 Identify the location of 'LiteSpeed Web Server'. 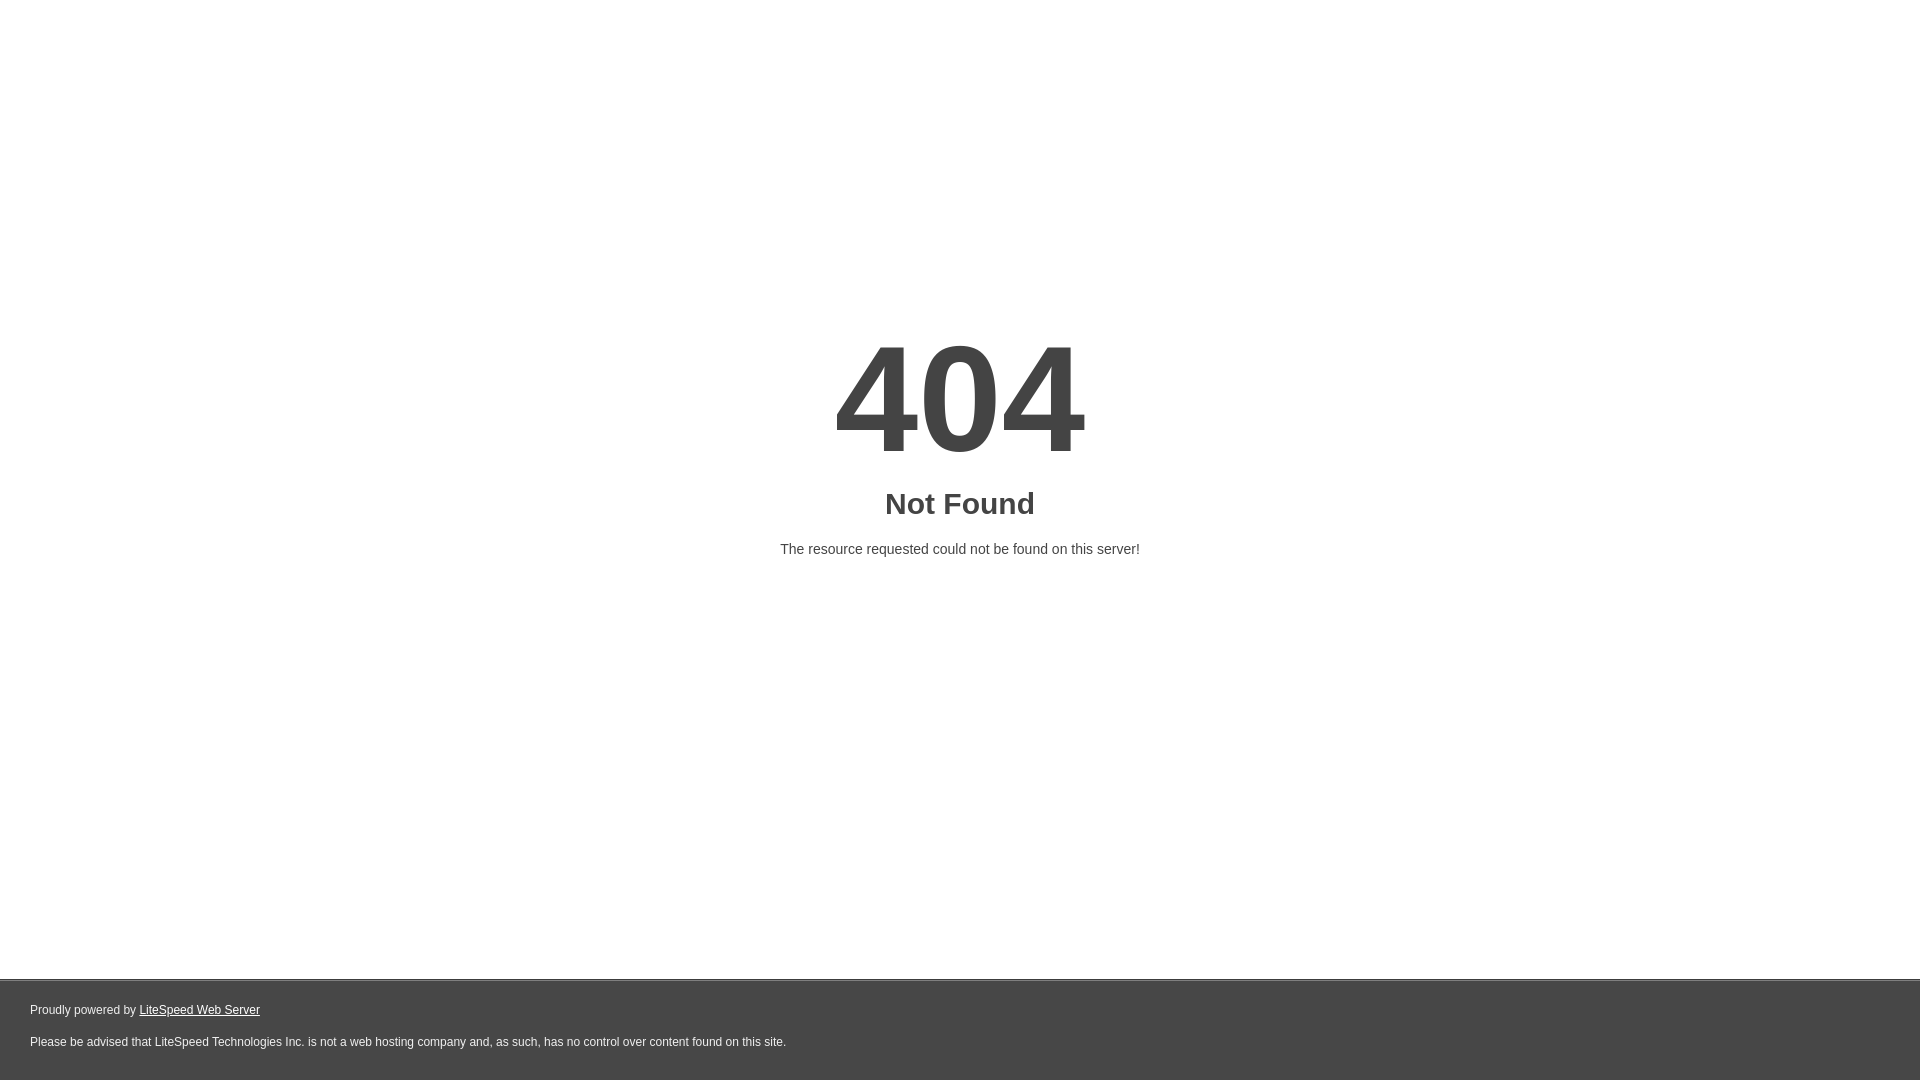
(199, 1010).